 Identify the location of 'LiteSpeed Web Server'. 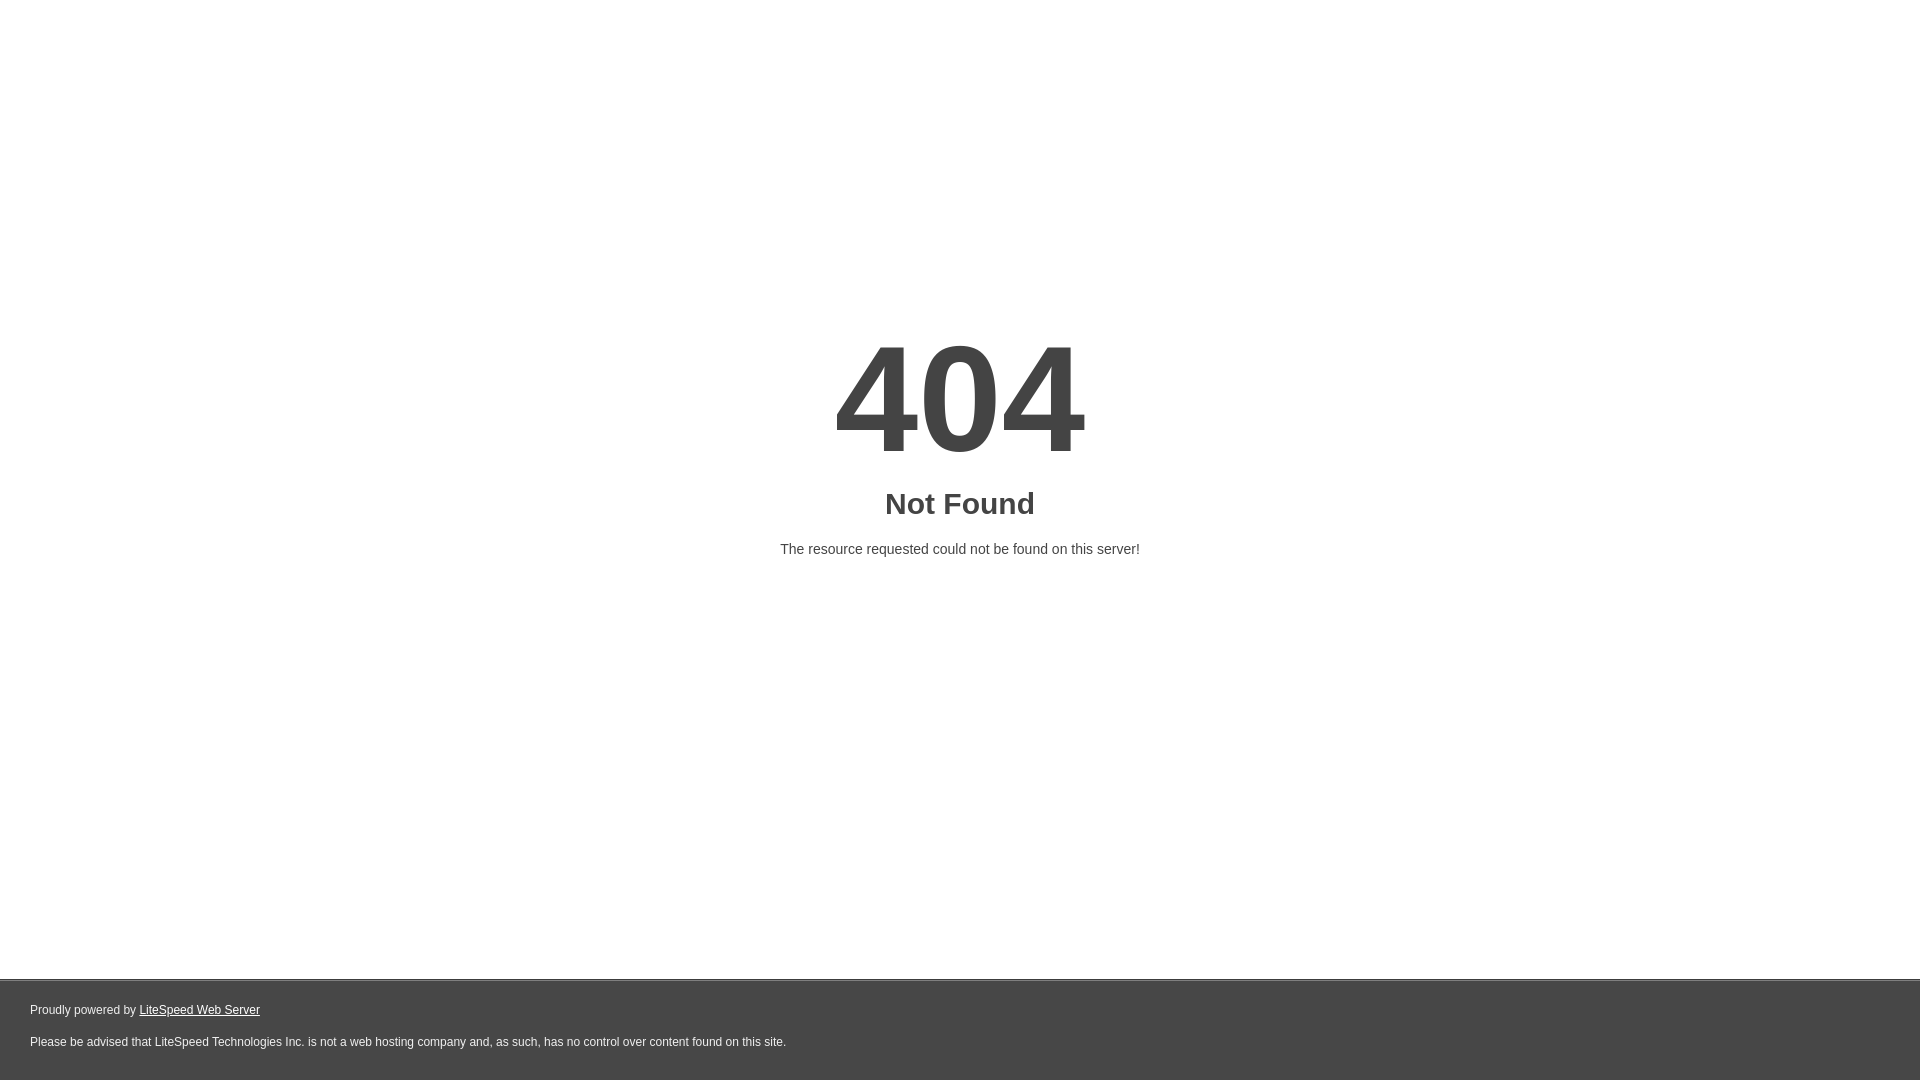
(199, 1010).